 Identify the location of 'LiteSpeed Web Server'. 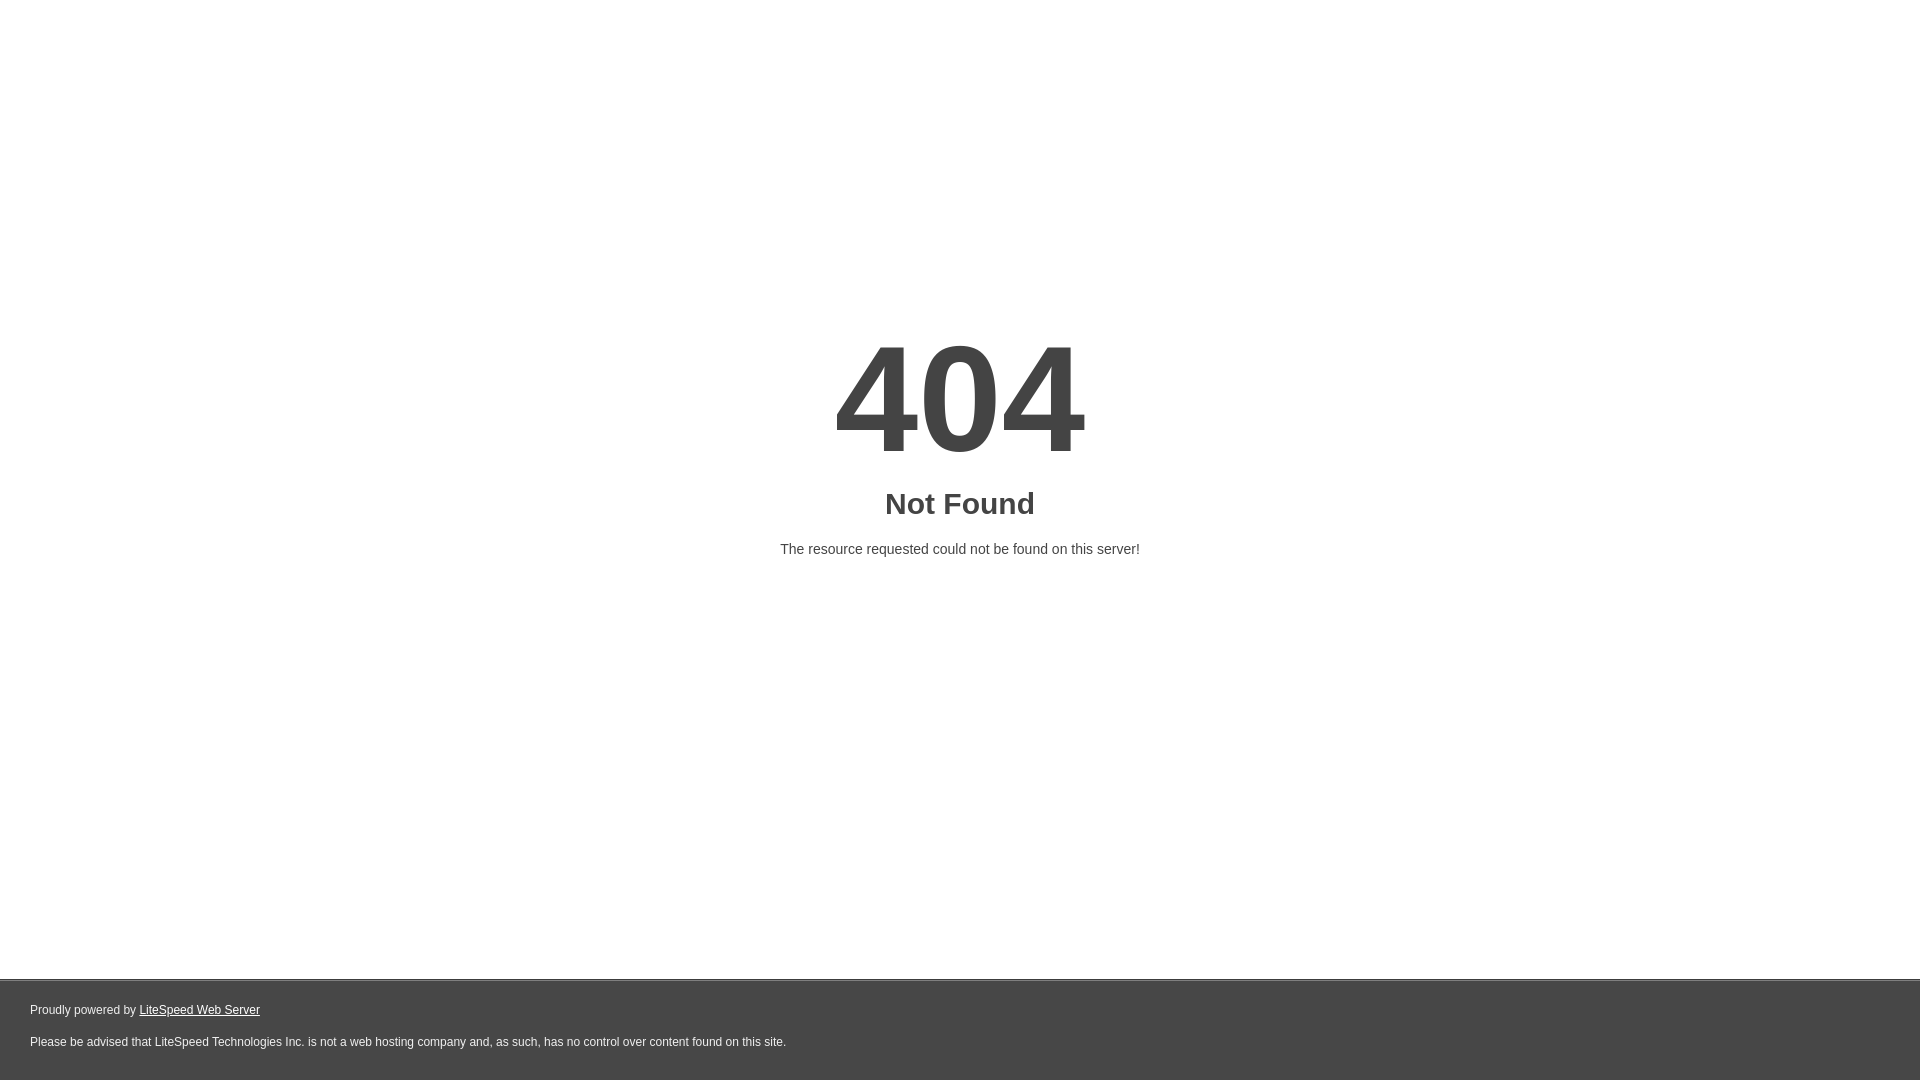
(199, 1010).